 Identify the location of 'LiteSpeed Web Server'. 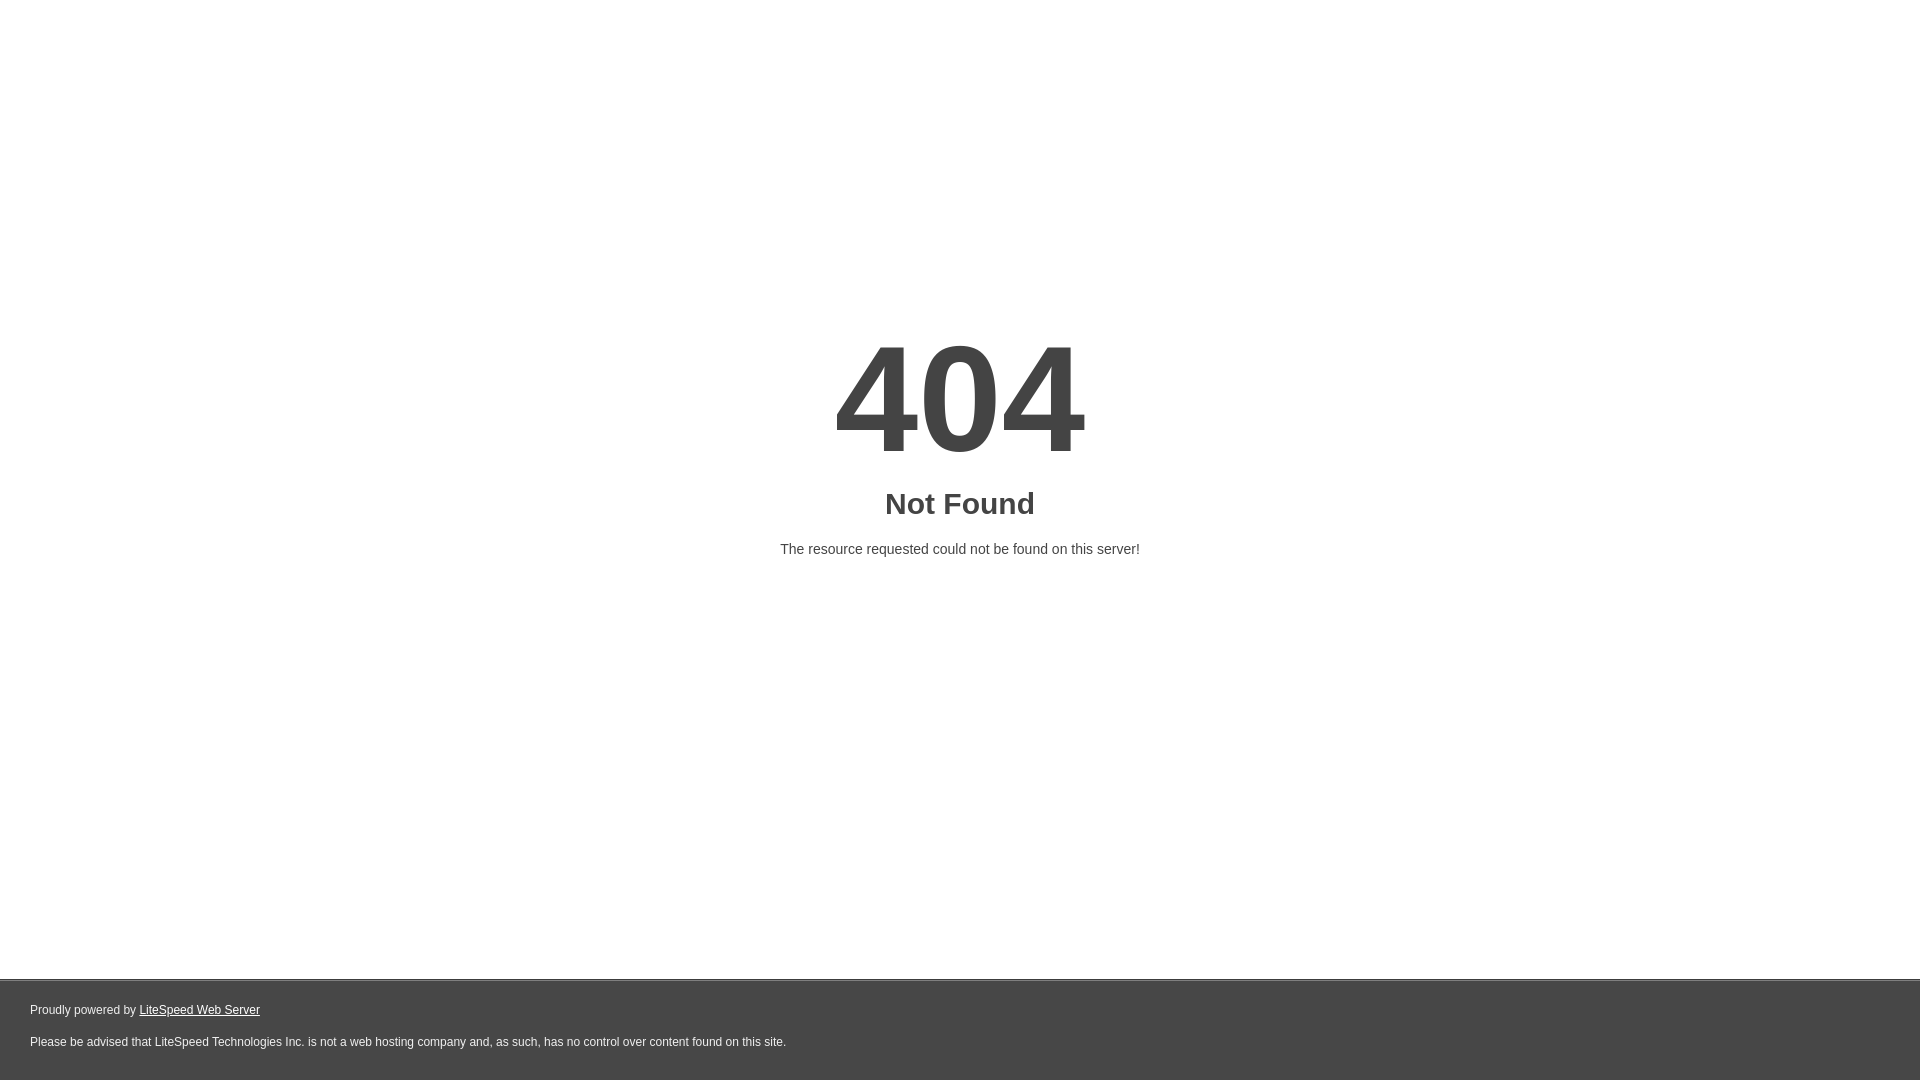
(199, 1010).